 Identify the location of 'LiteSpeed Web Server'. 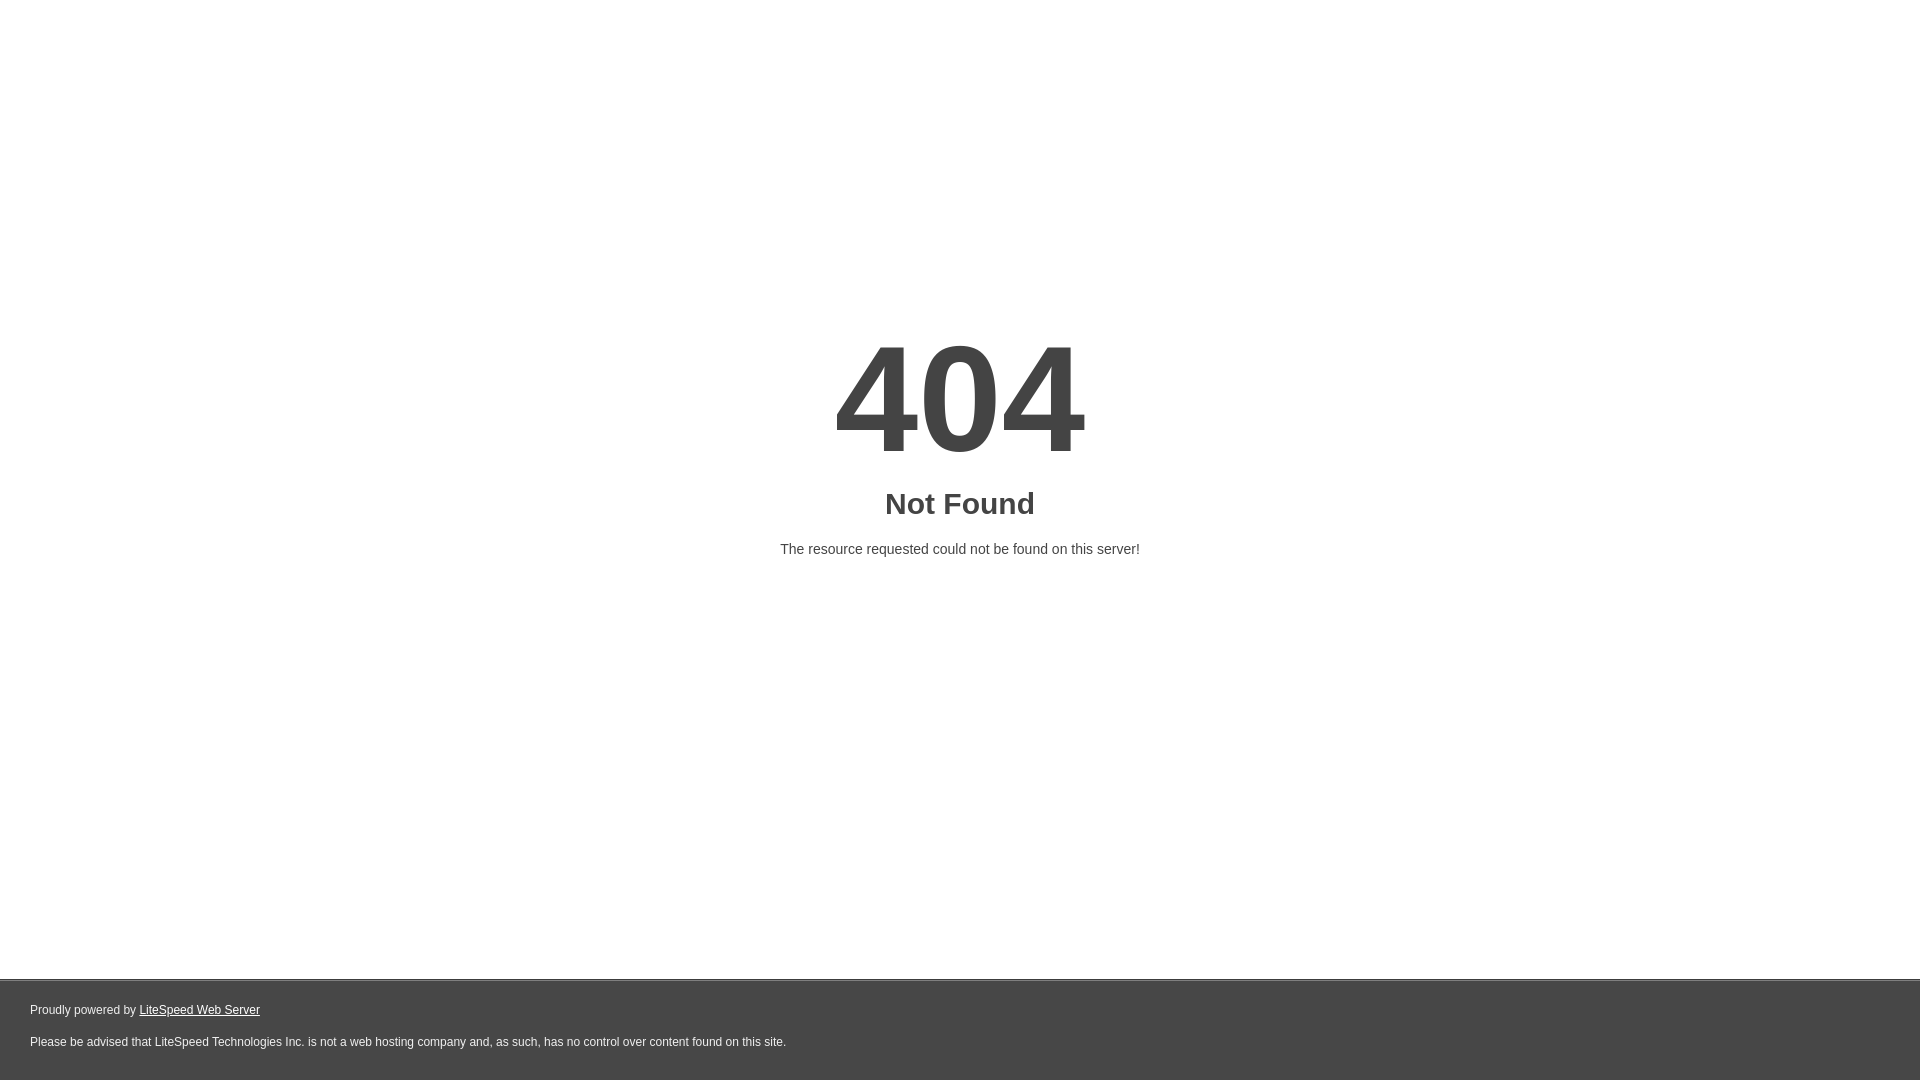
(199, 1010).